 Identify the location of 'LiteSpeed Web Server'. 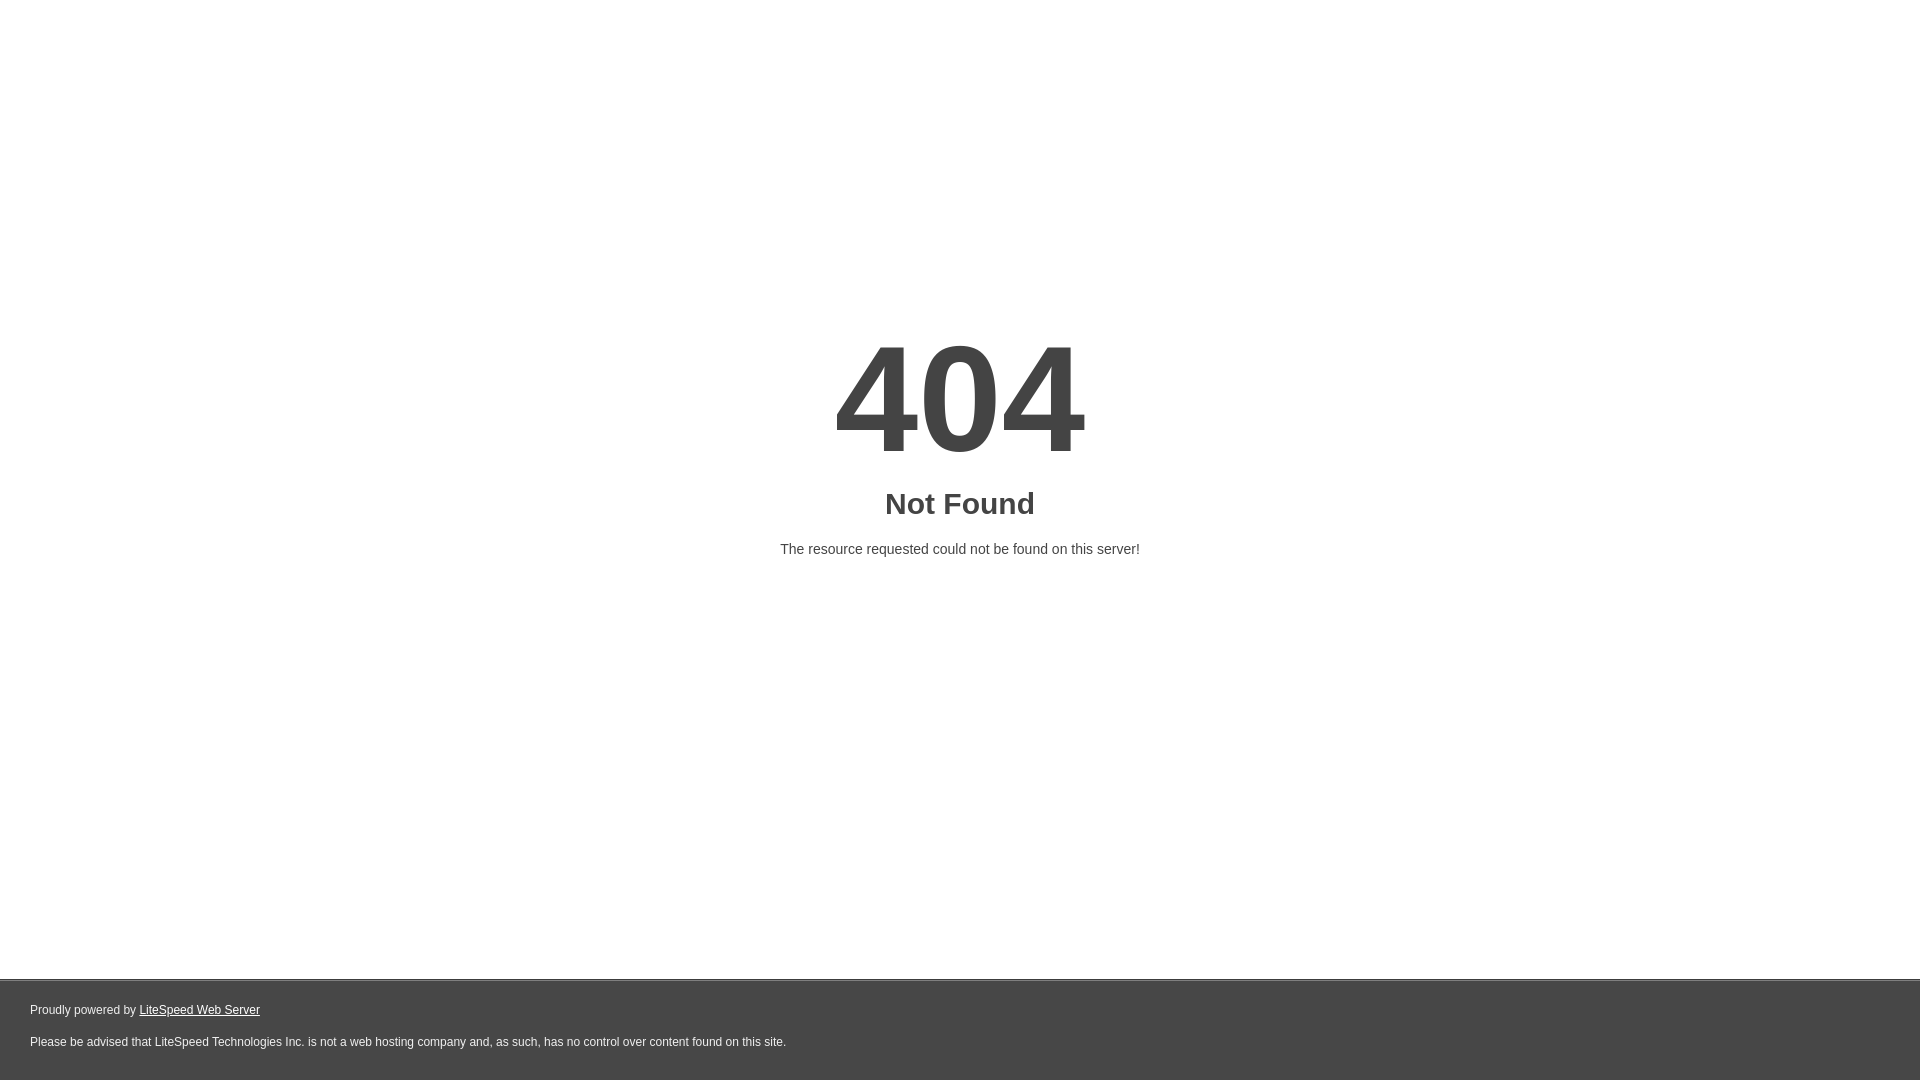
(199, 1010).